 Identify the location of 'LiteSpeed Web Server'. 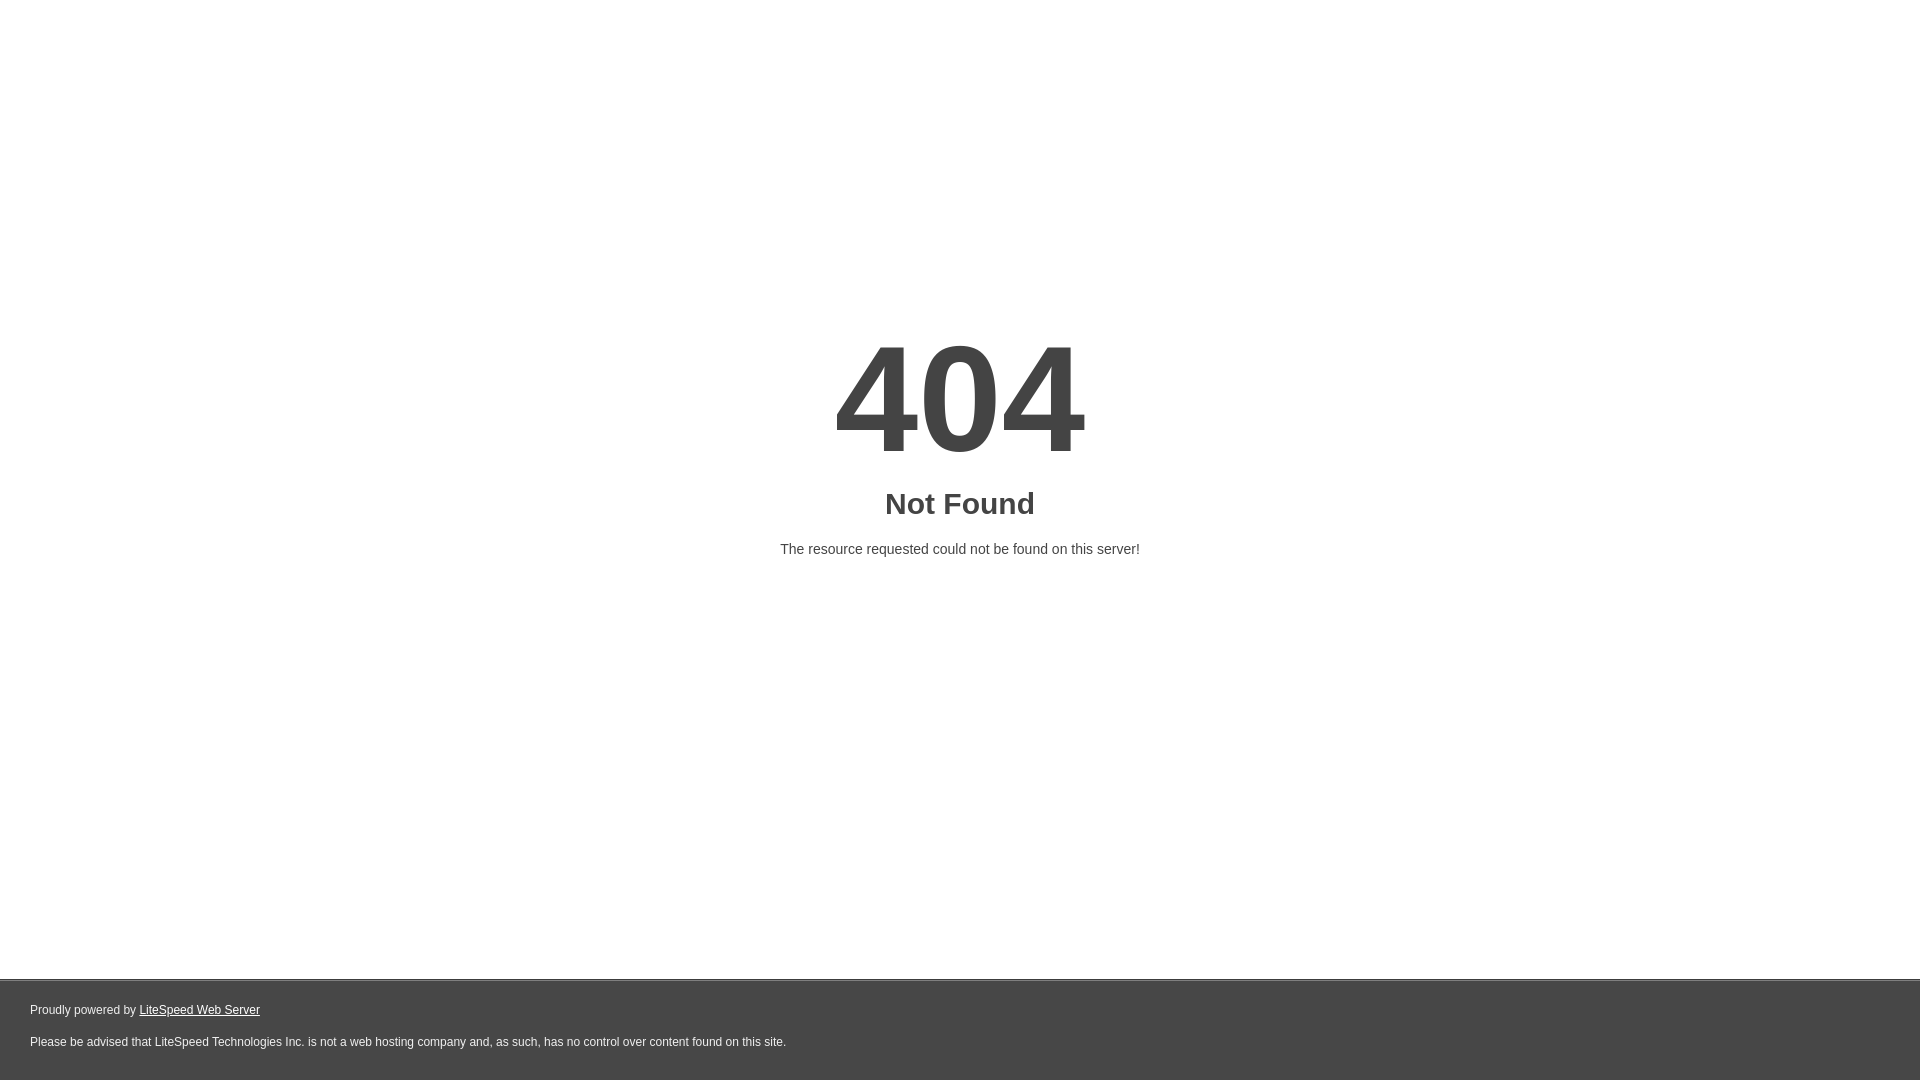
(199, 1010).